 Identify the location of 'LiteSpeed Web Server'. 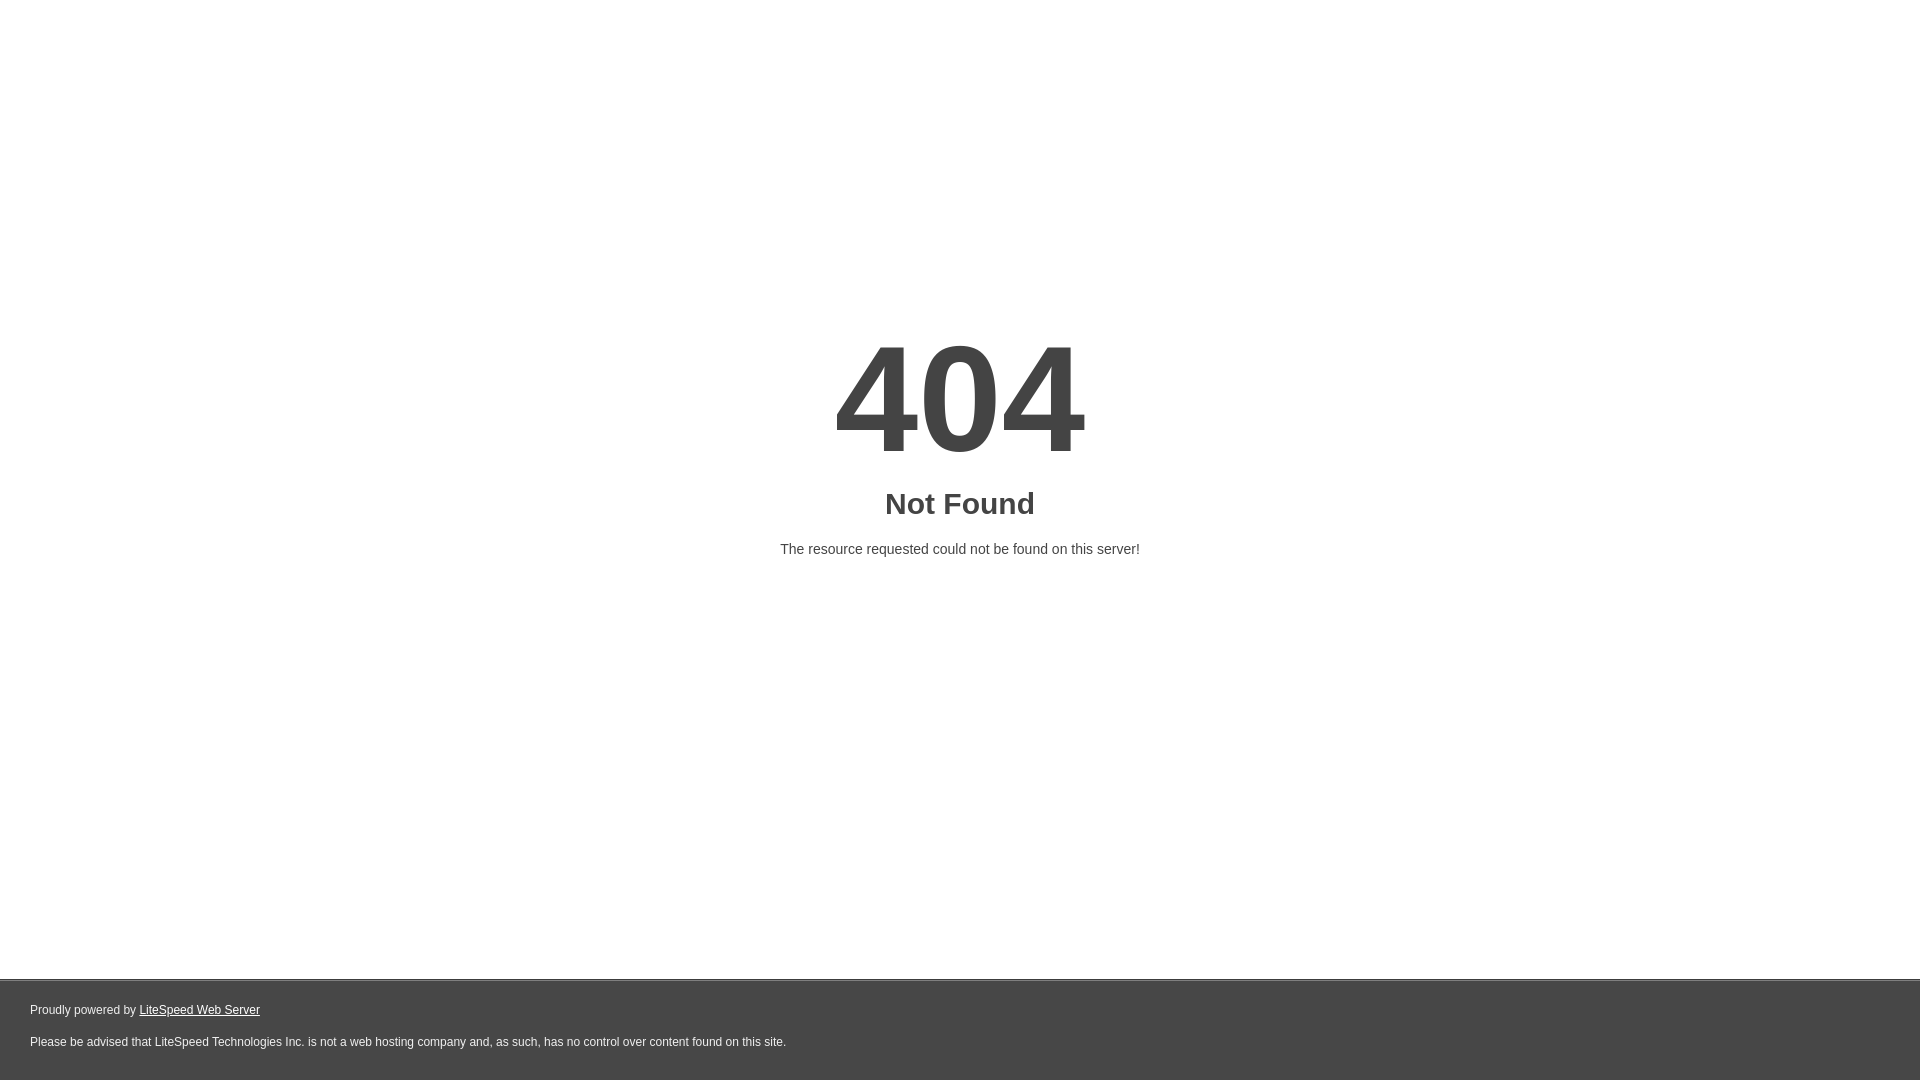
(199, 1010).